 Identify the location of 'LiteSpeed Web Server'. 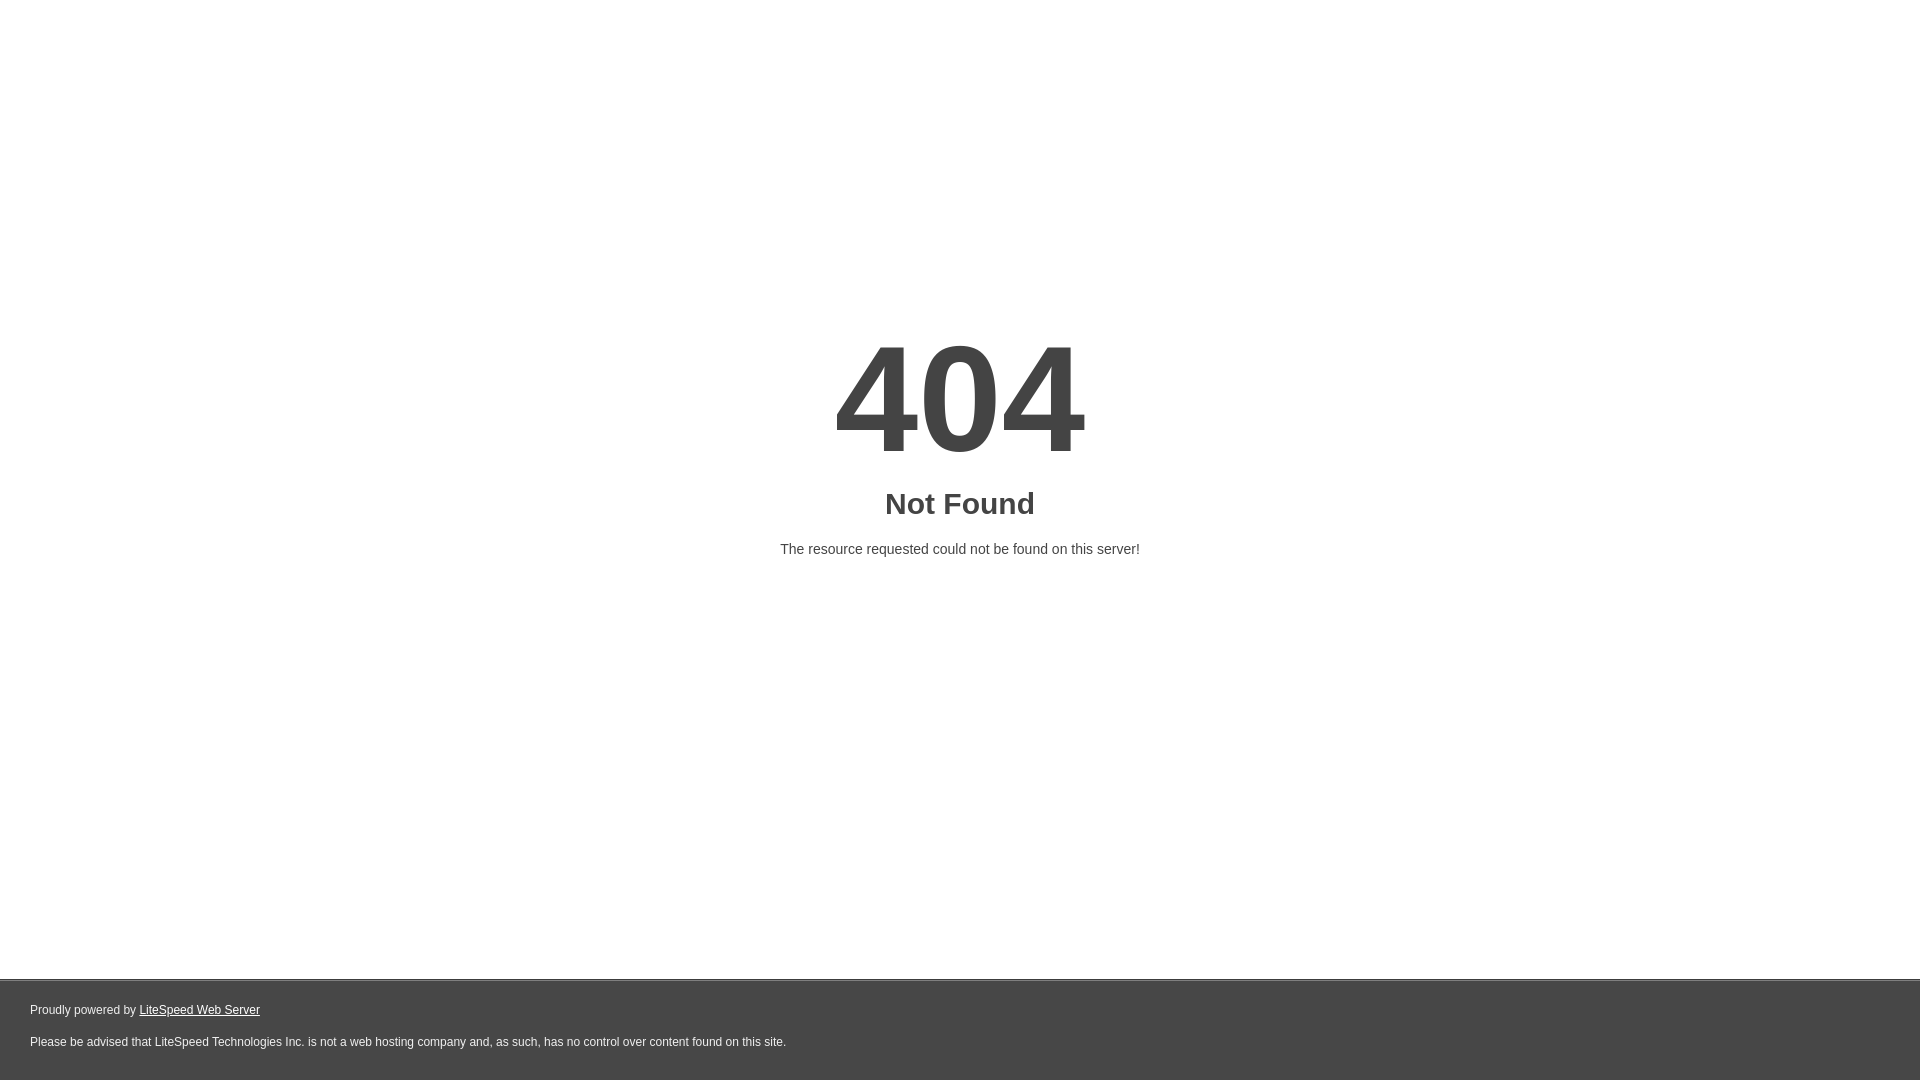
(199, 1010).